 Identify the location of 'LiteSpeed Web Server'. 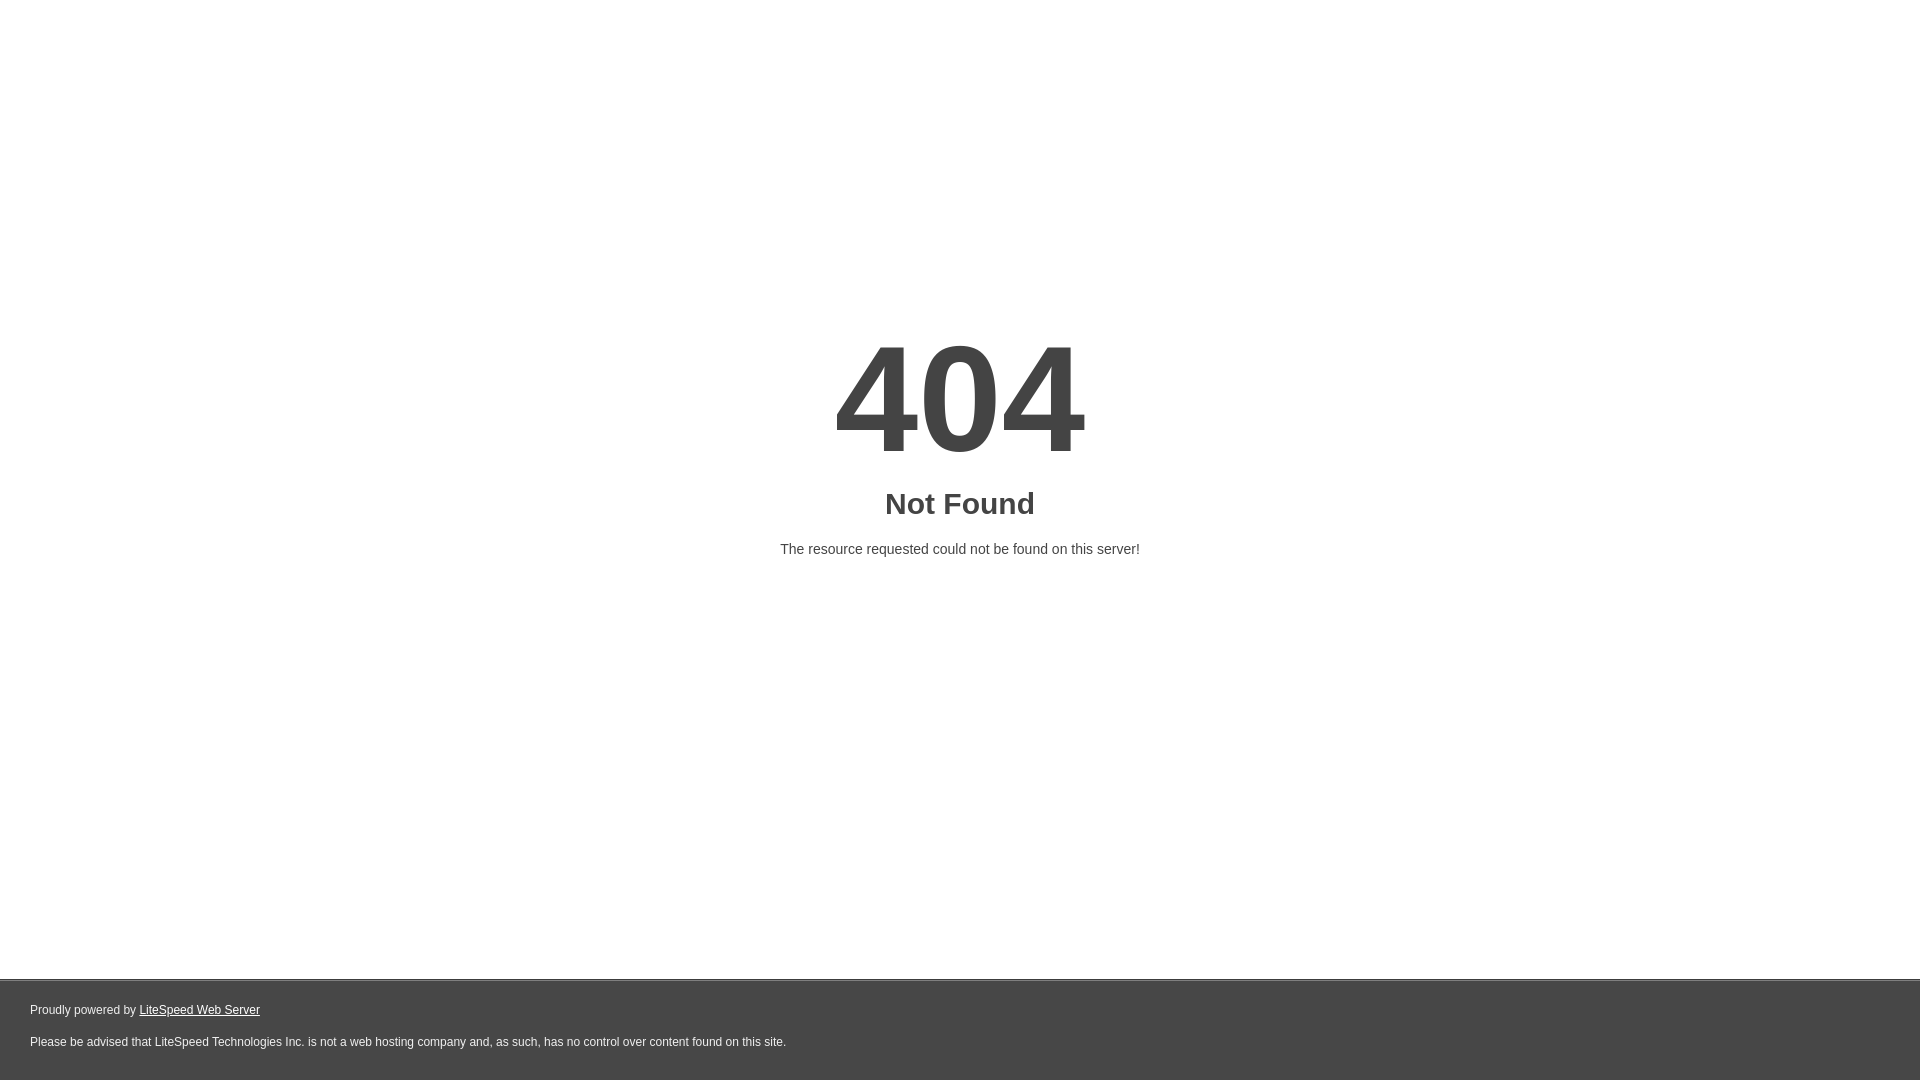
(199, 1010).